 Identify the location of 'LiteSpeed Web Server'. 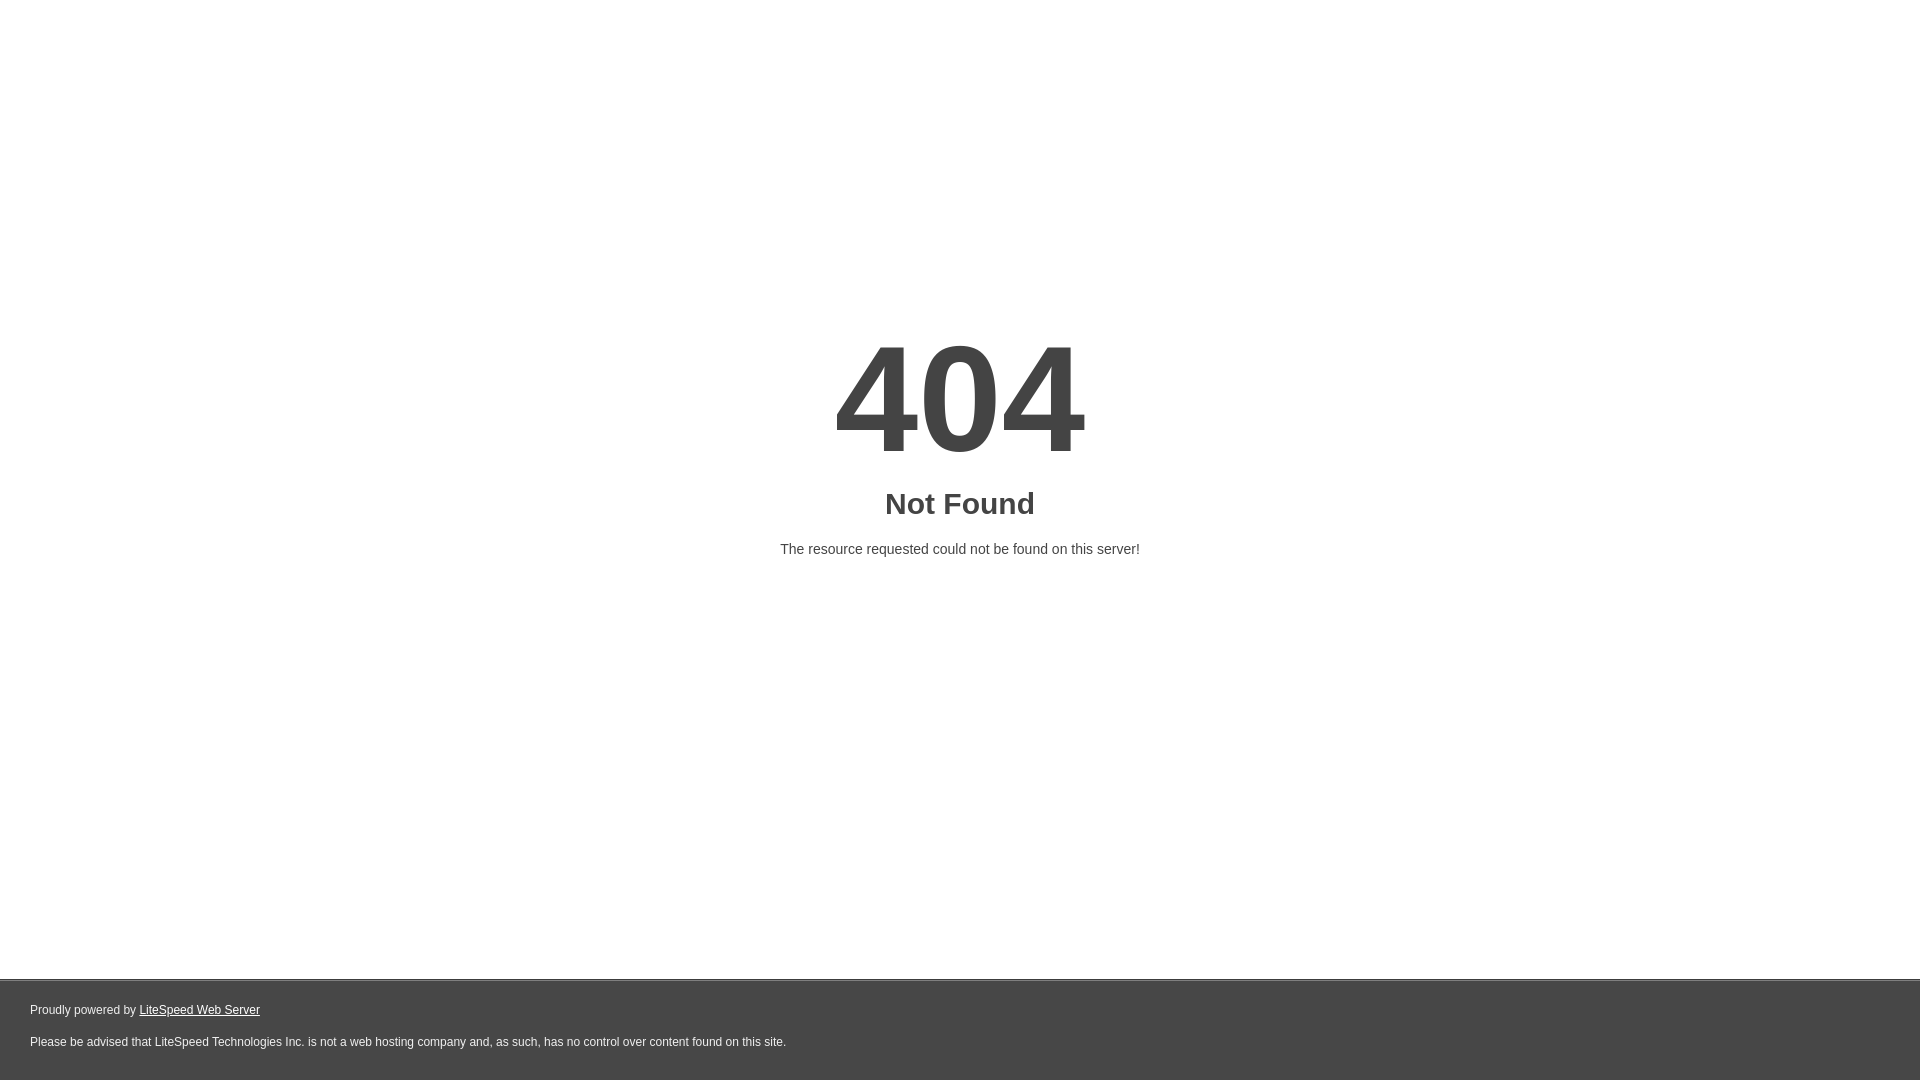
(199, 1010).